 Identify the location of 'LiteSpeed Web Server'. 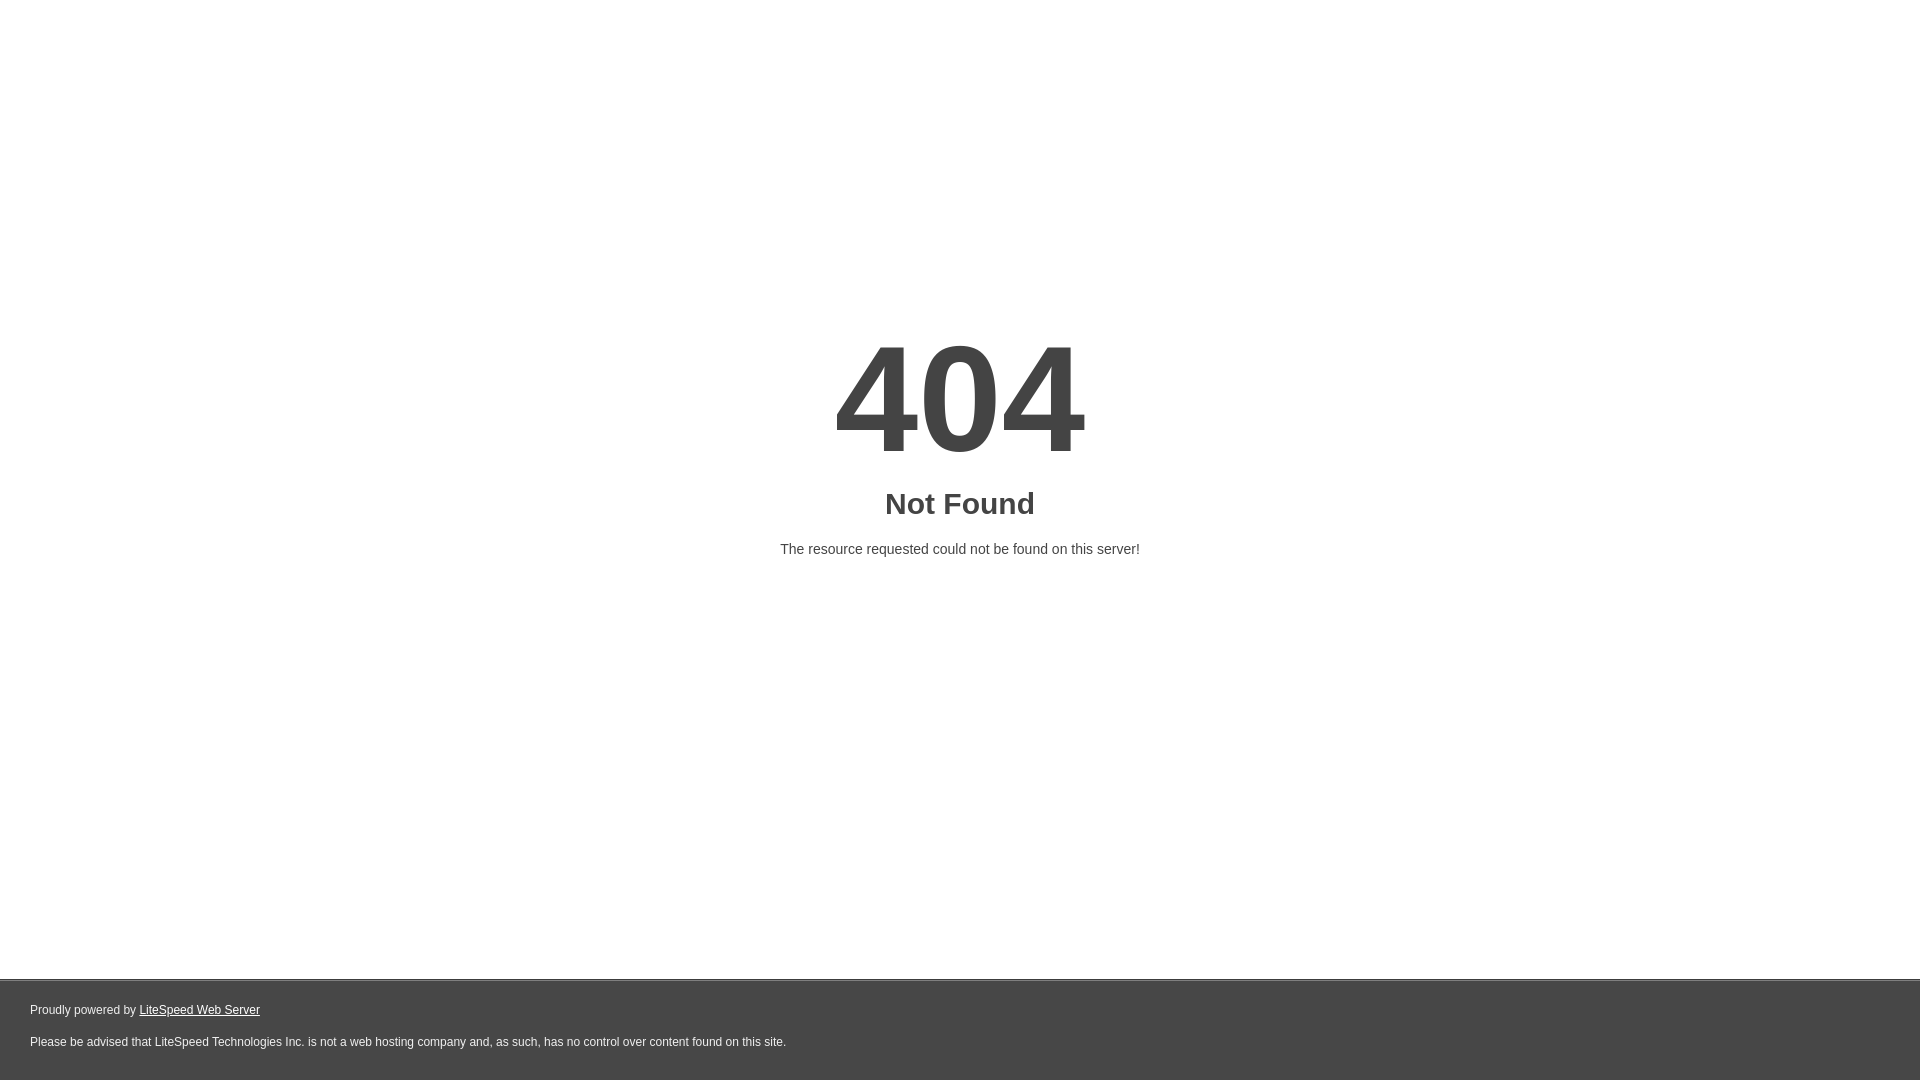
(199, 1010).